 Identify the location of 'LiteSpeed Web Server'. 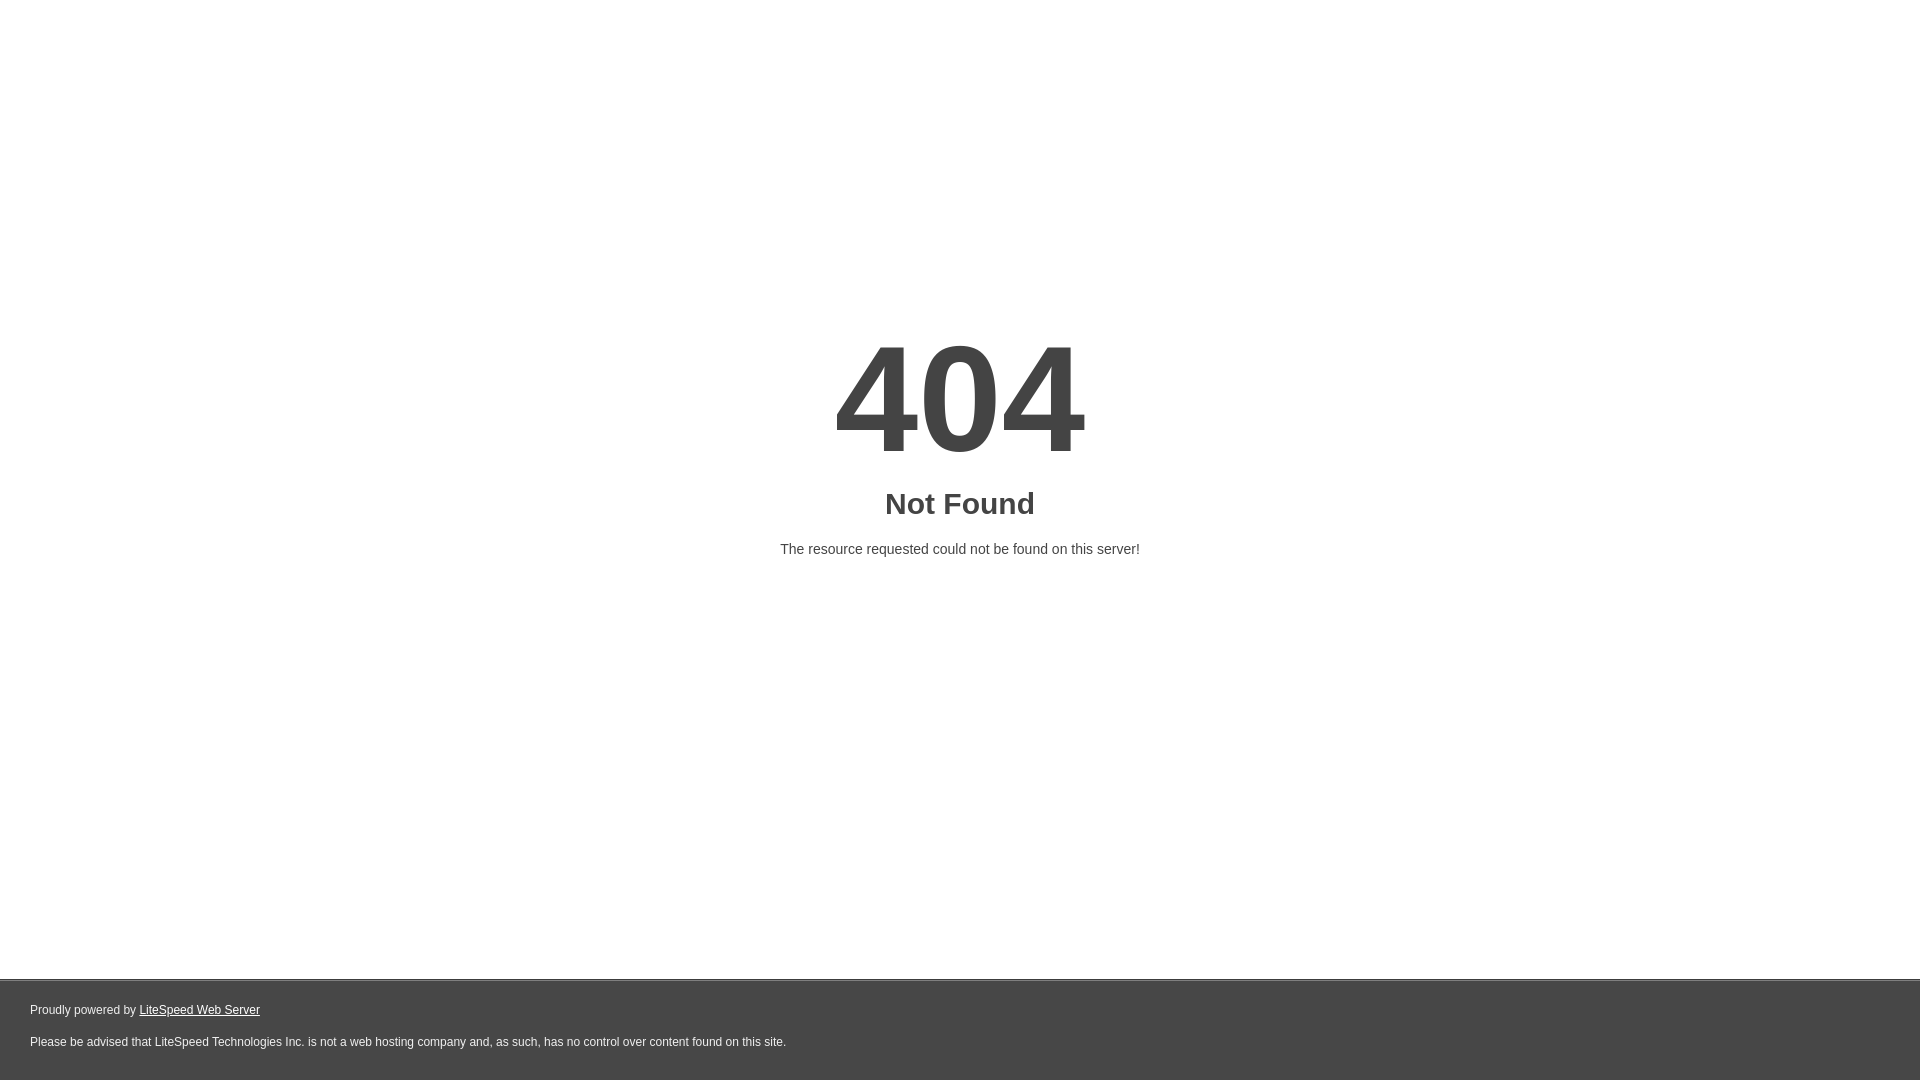
(199, 1010).